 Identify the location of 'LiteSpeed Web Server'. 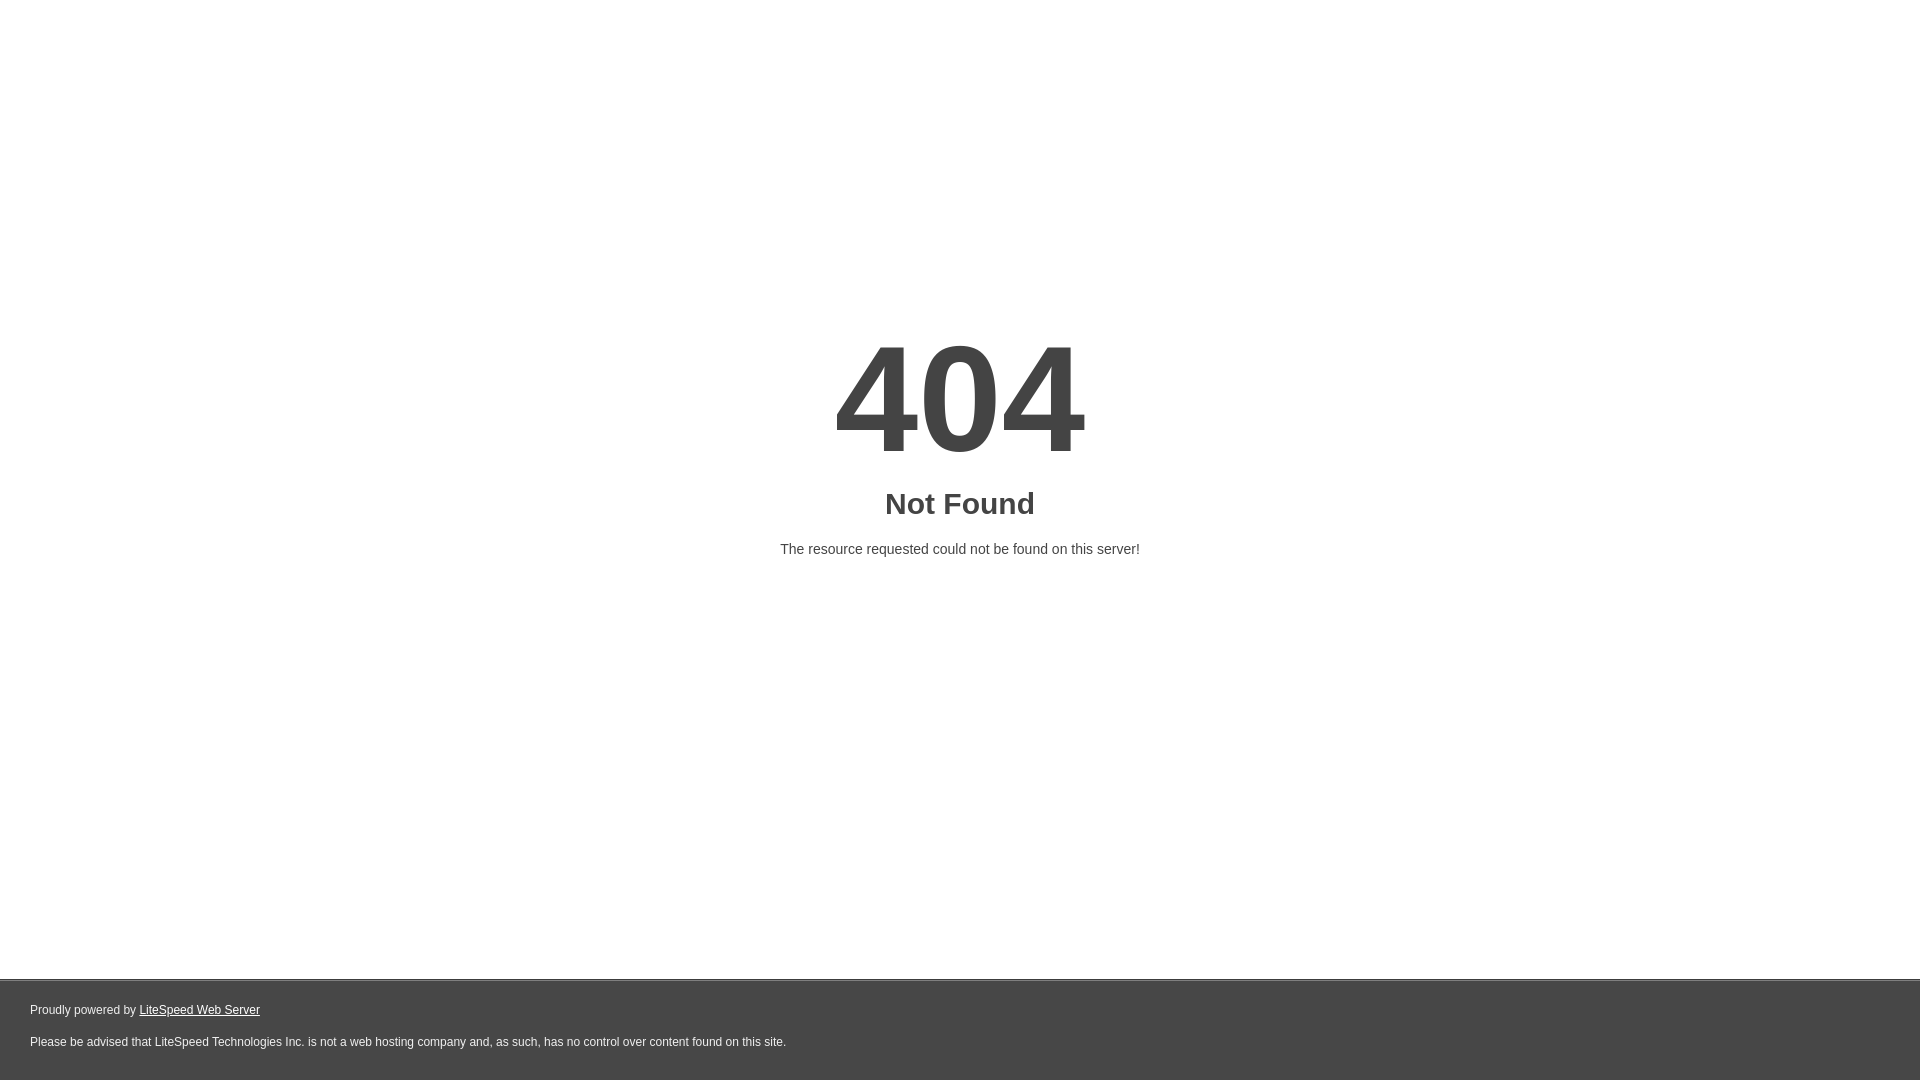
(199, 1010).